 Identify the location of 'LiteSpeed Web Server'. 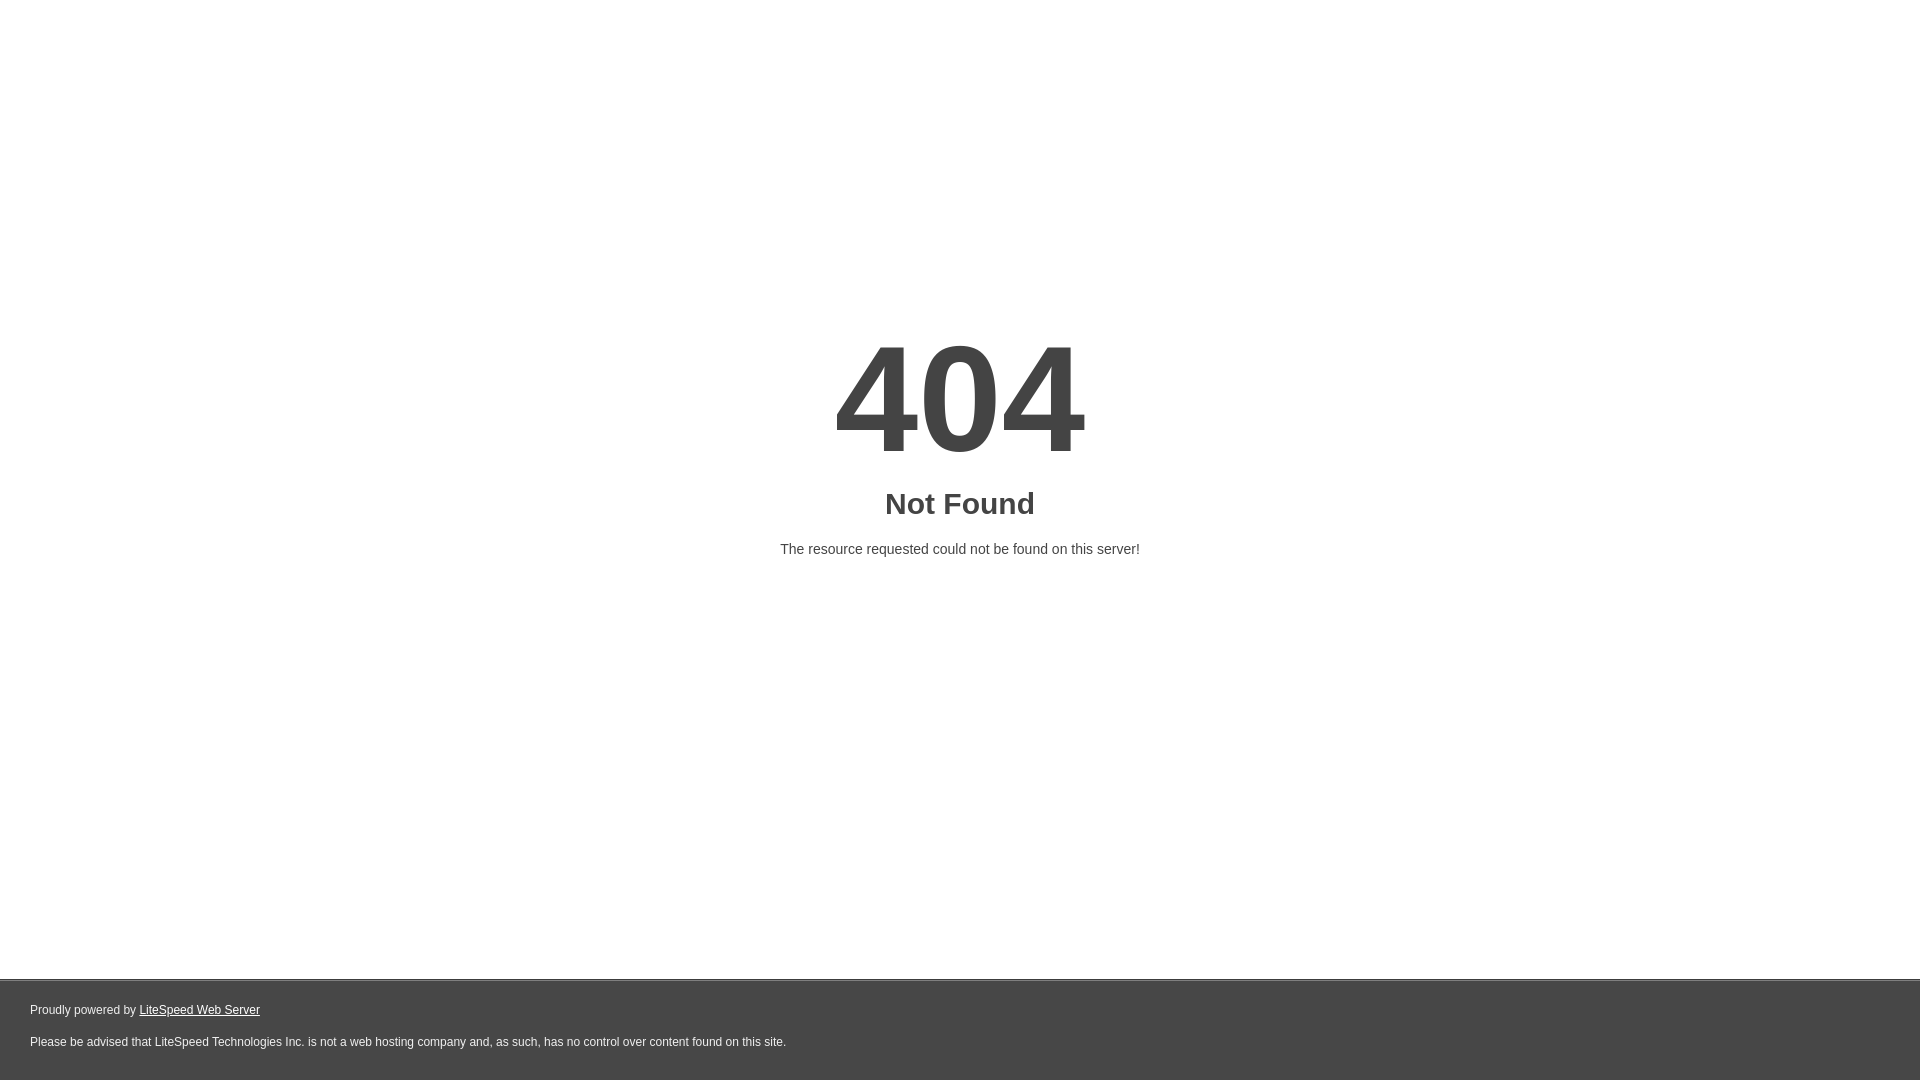
(199, 1010).